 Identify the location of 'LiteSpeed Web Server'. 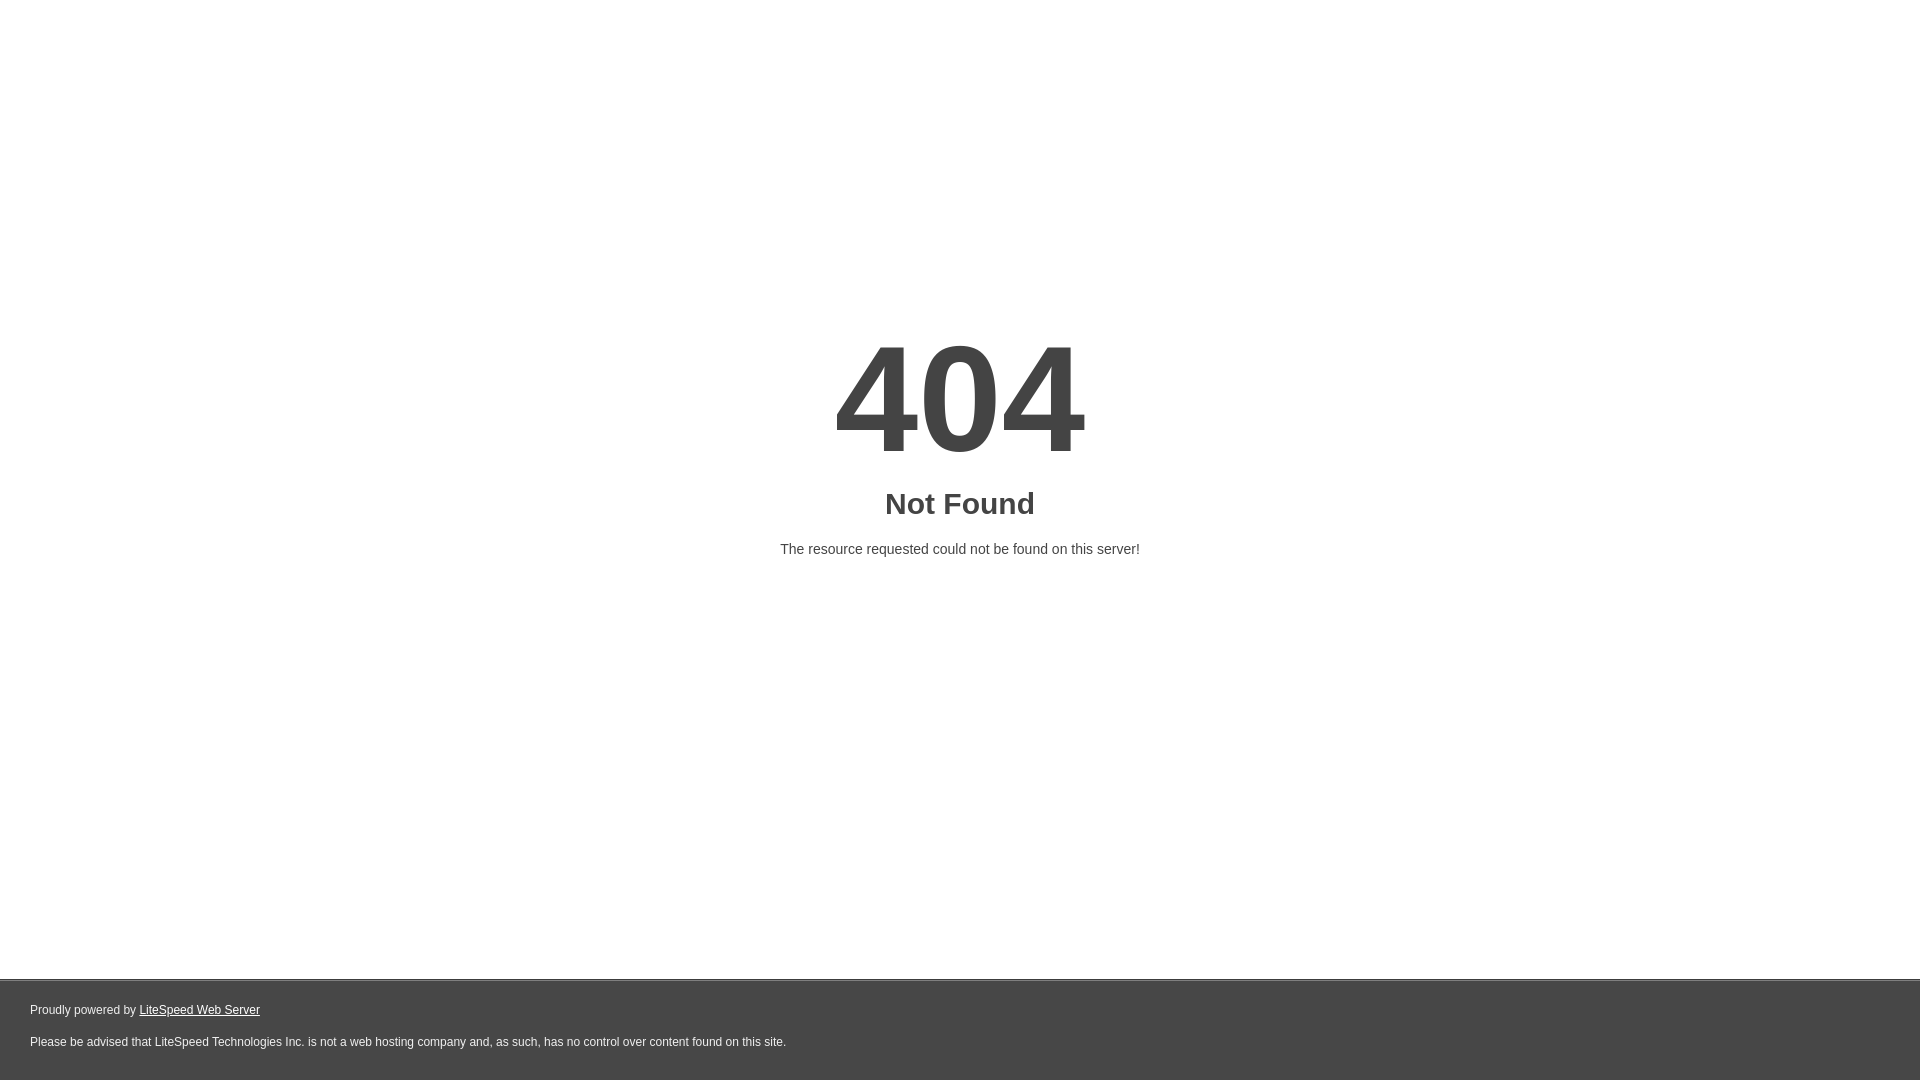
(199, 1010).